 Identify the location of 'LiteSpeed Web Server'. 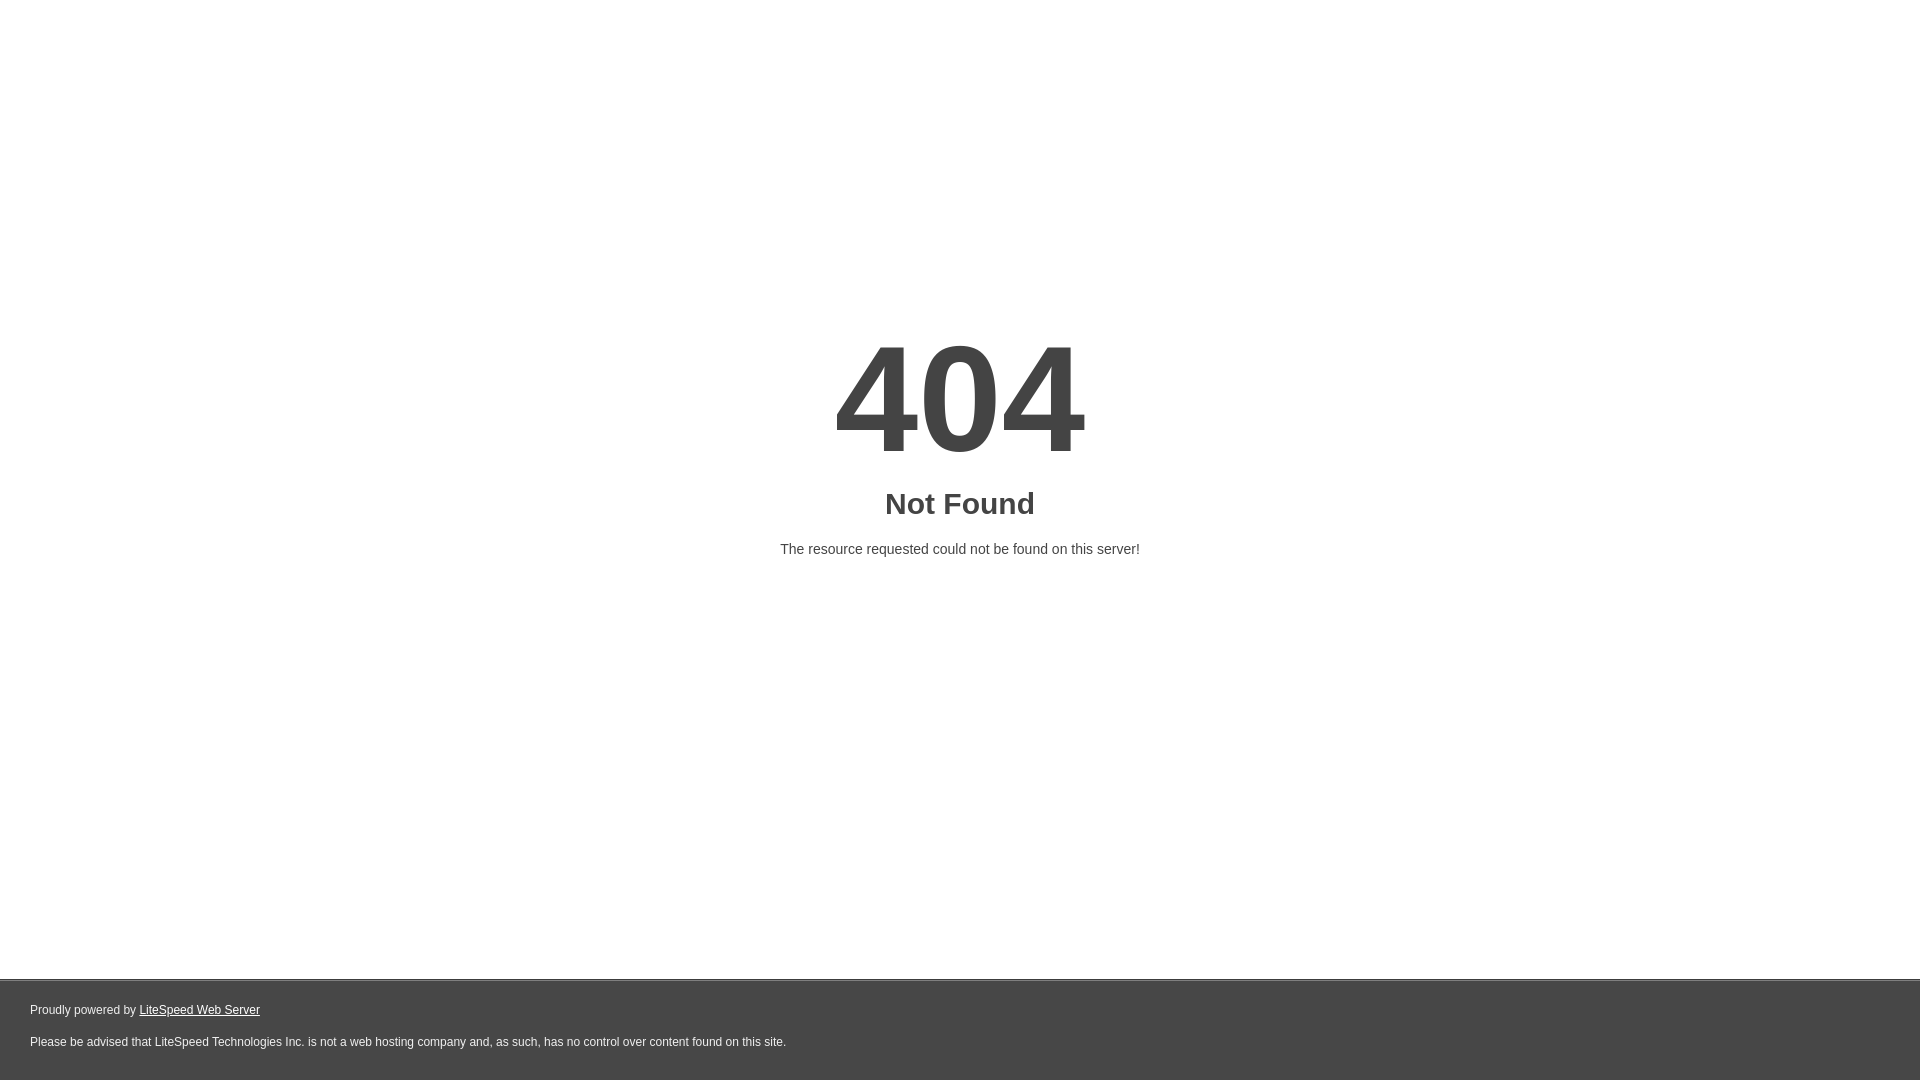
(199, 1010).